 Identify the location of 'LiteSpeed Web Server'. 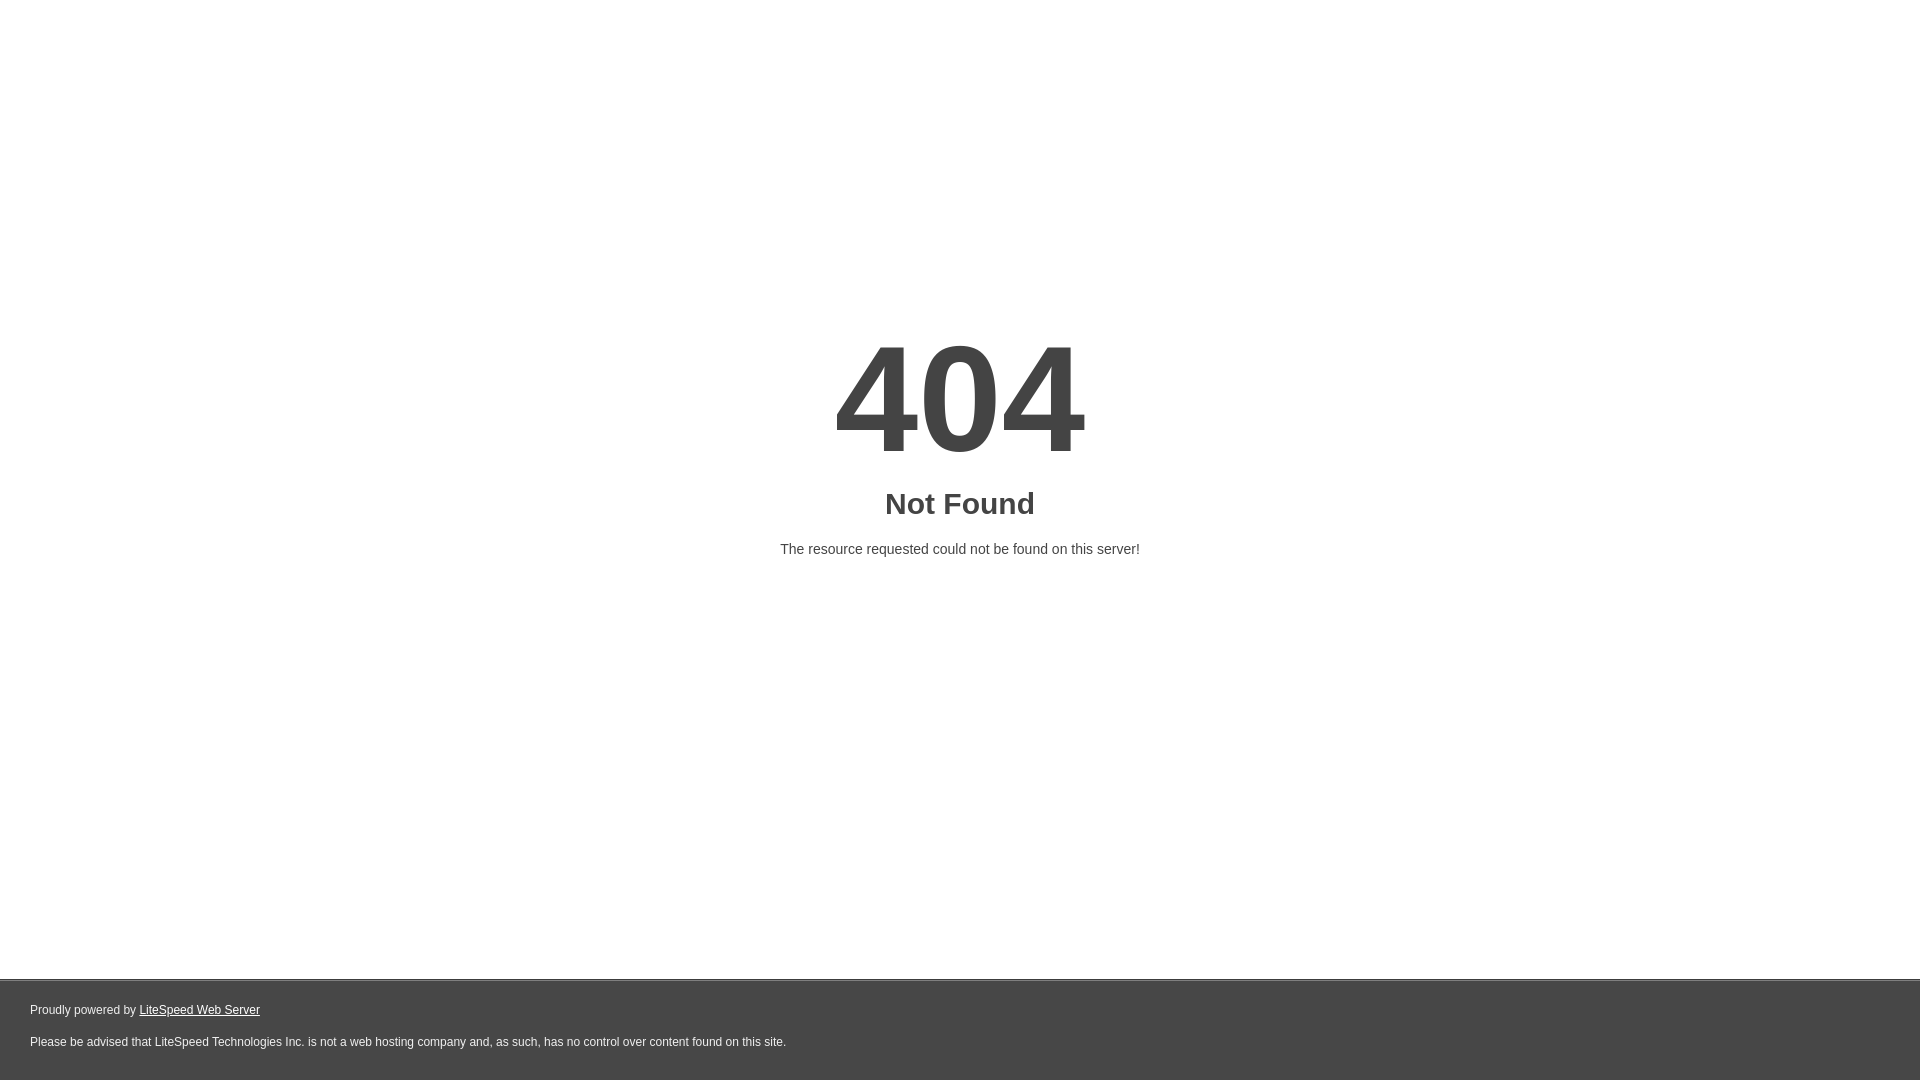
(199, 1010).